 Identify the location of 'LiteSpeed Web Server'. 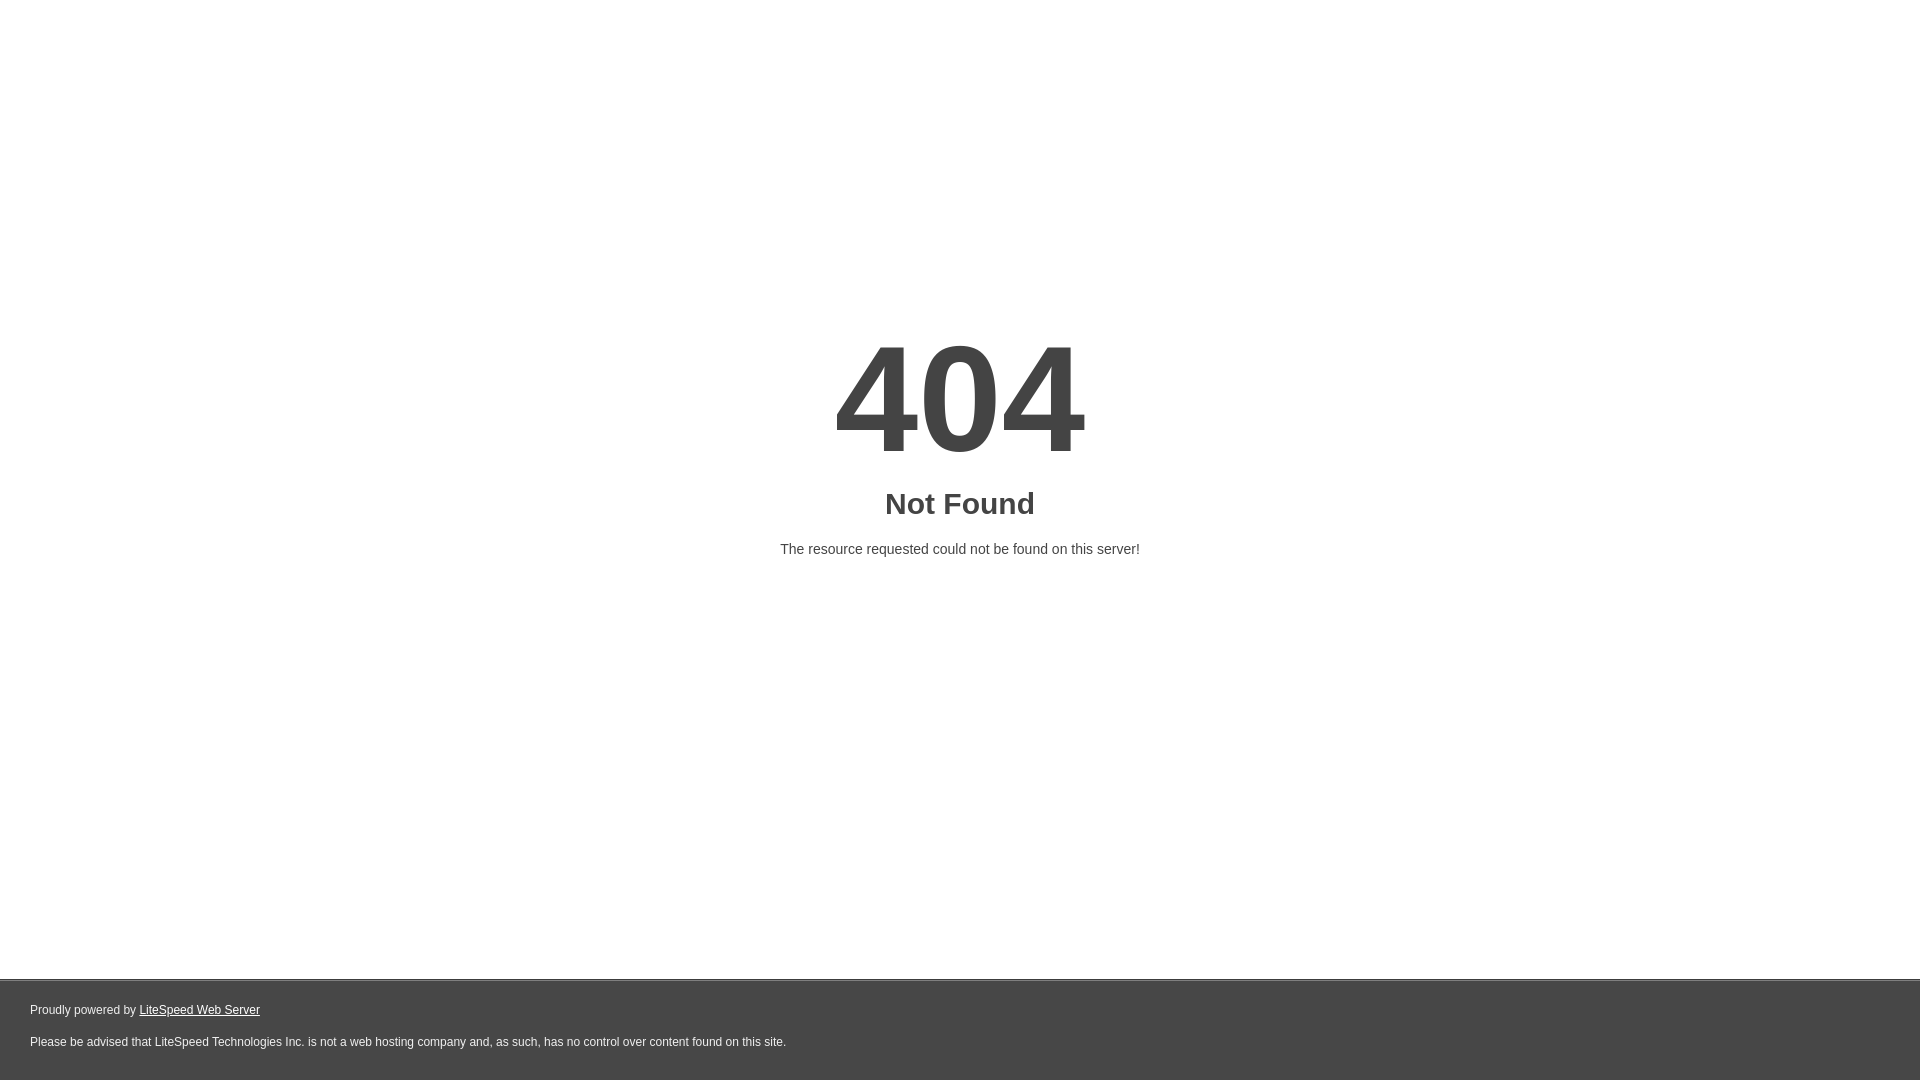
(199, 1010).